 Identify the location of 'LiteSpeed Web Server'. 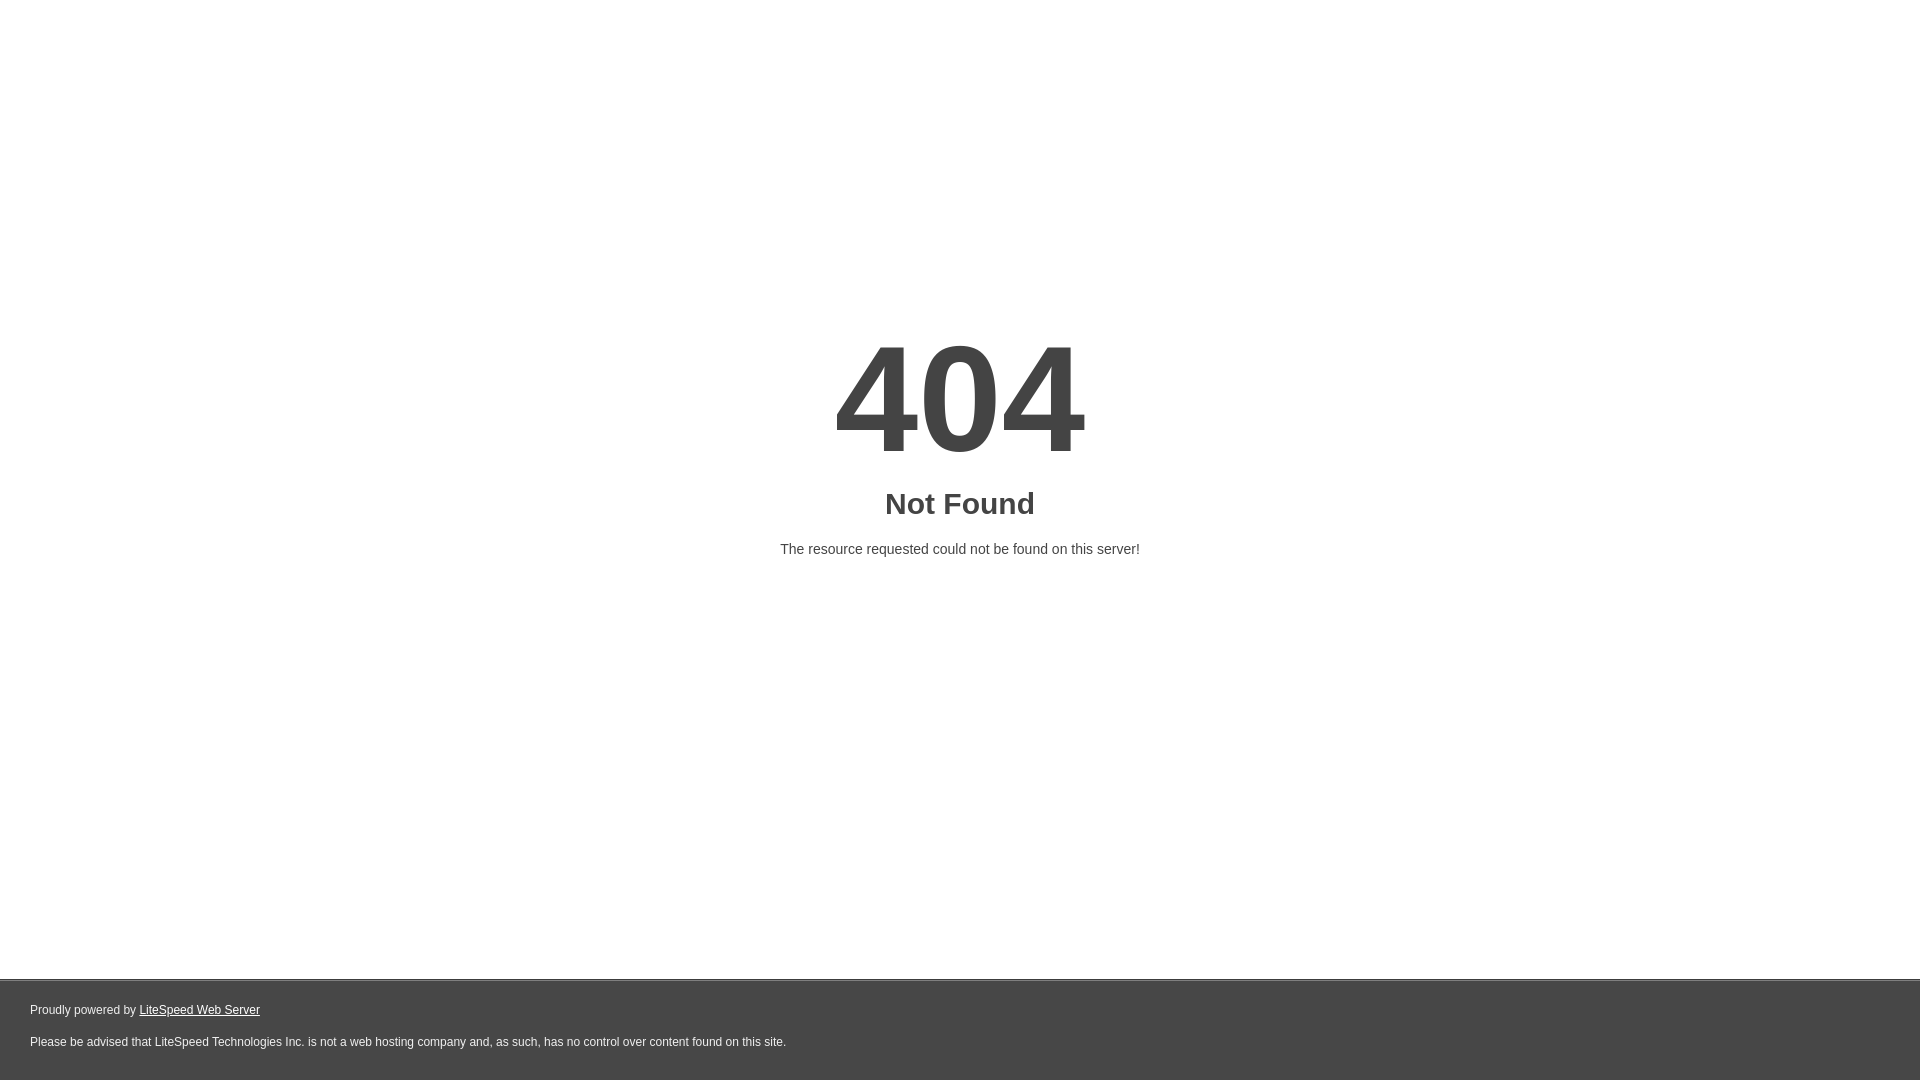
(199, 1010).